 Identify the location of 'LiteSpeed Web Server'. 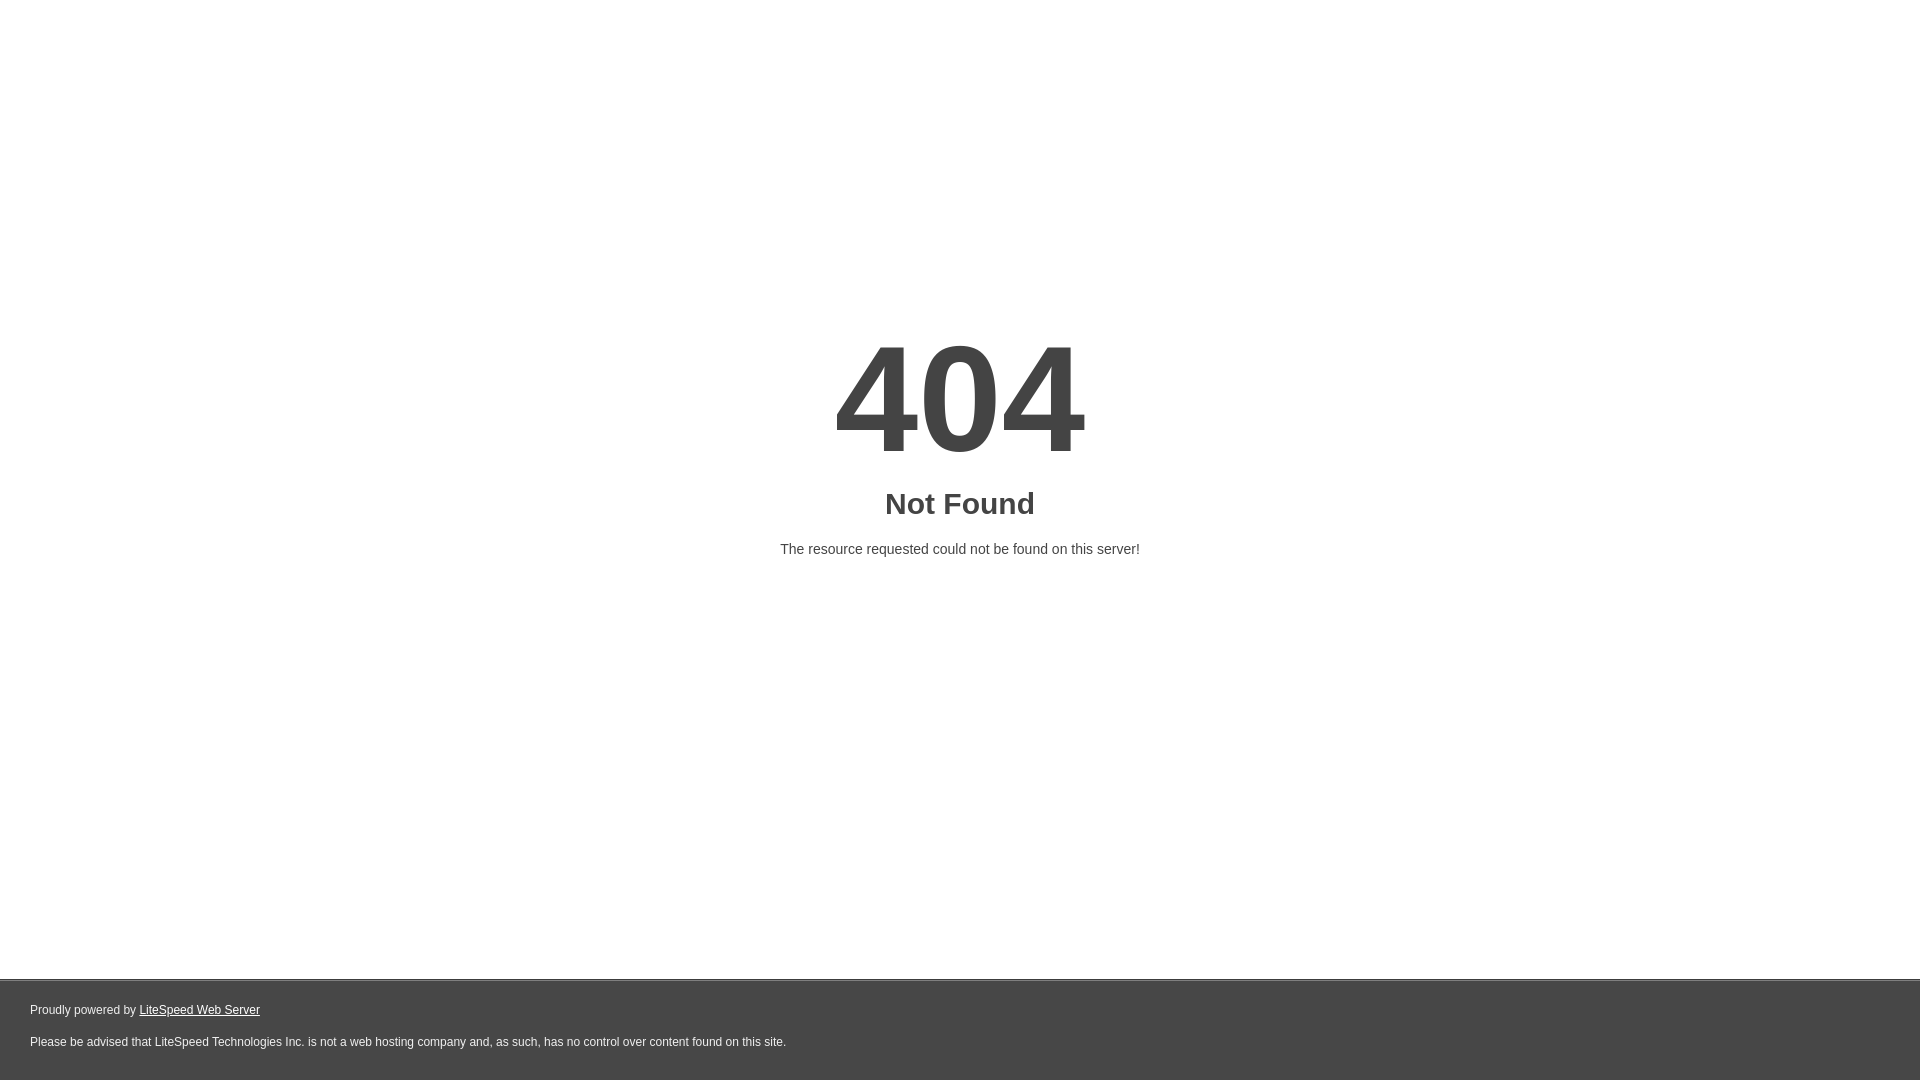
(199, 1010).